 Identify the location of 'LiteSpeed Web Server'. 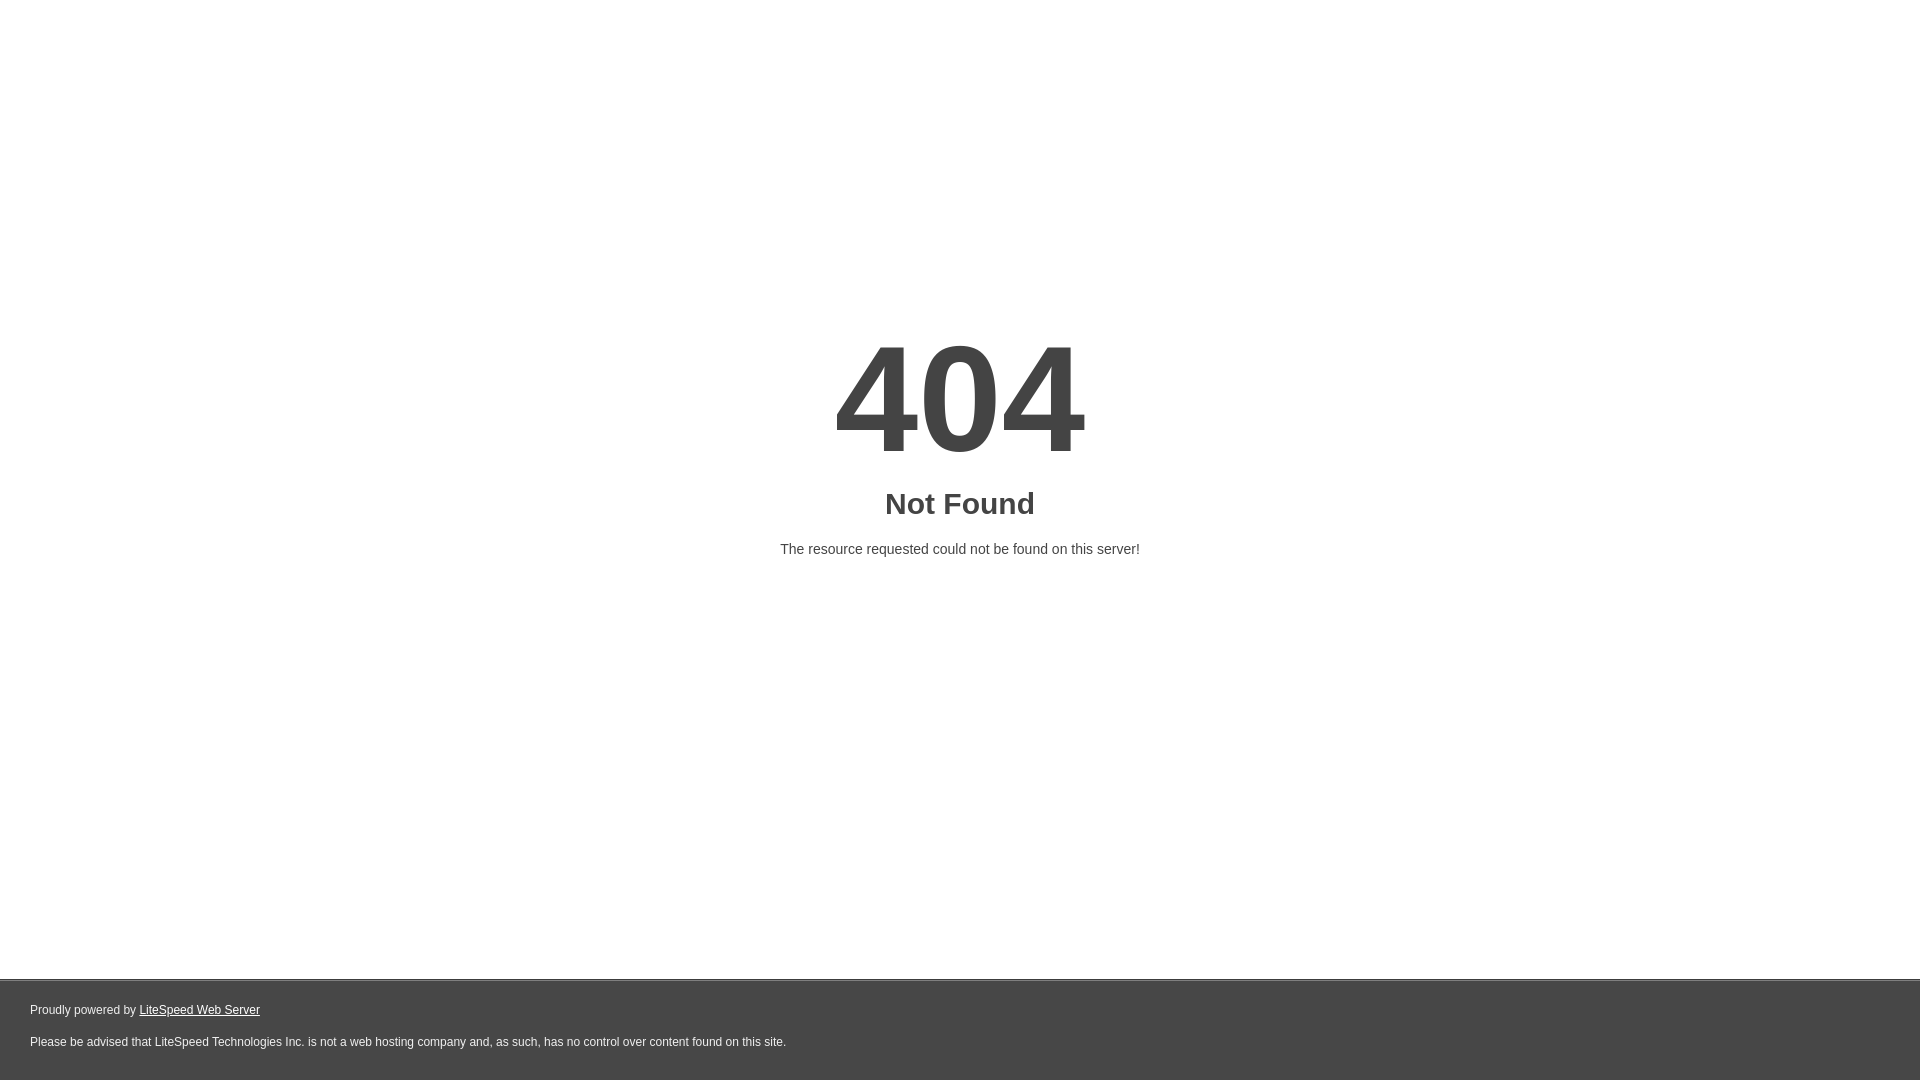
(199, 1010).